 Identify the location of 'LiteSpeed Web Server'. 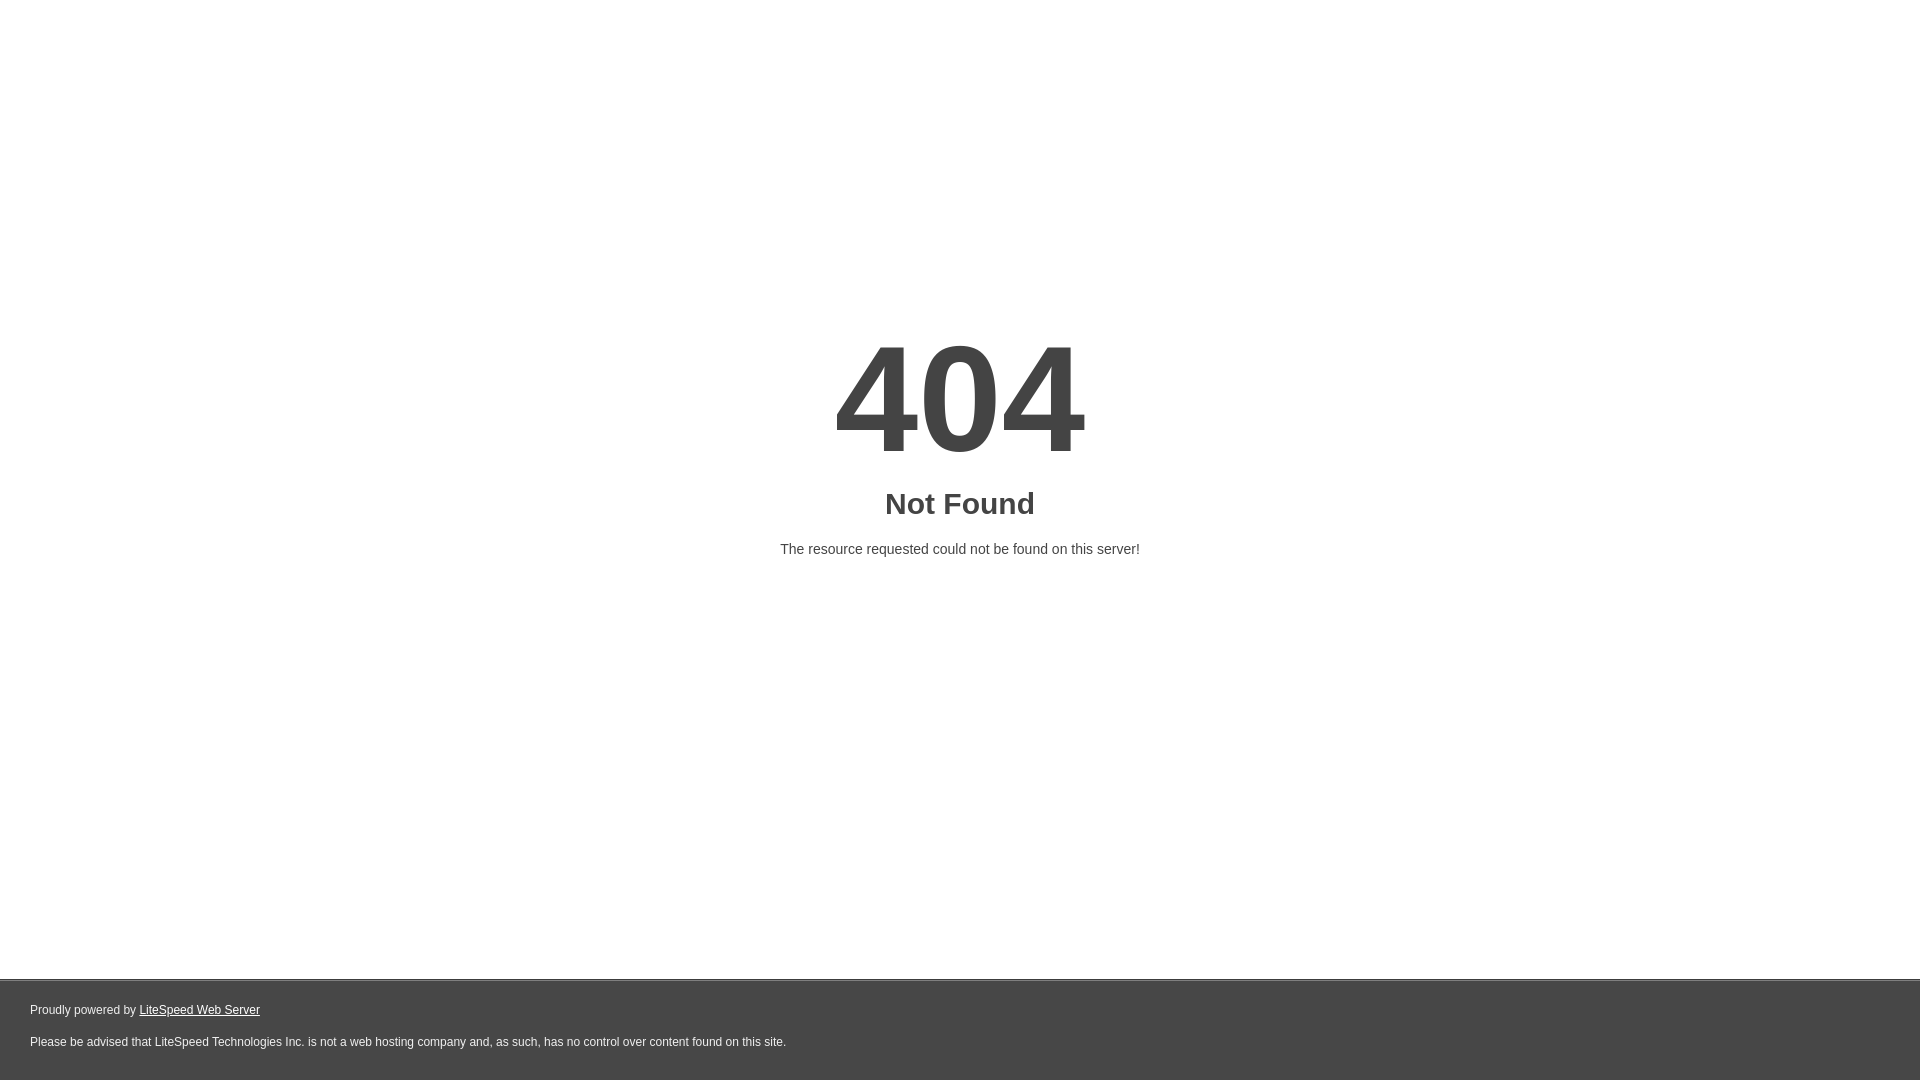
(199, 1010).